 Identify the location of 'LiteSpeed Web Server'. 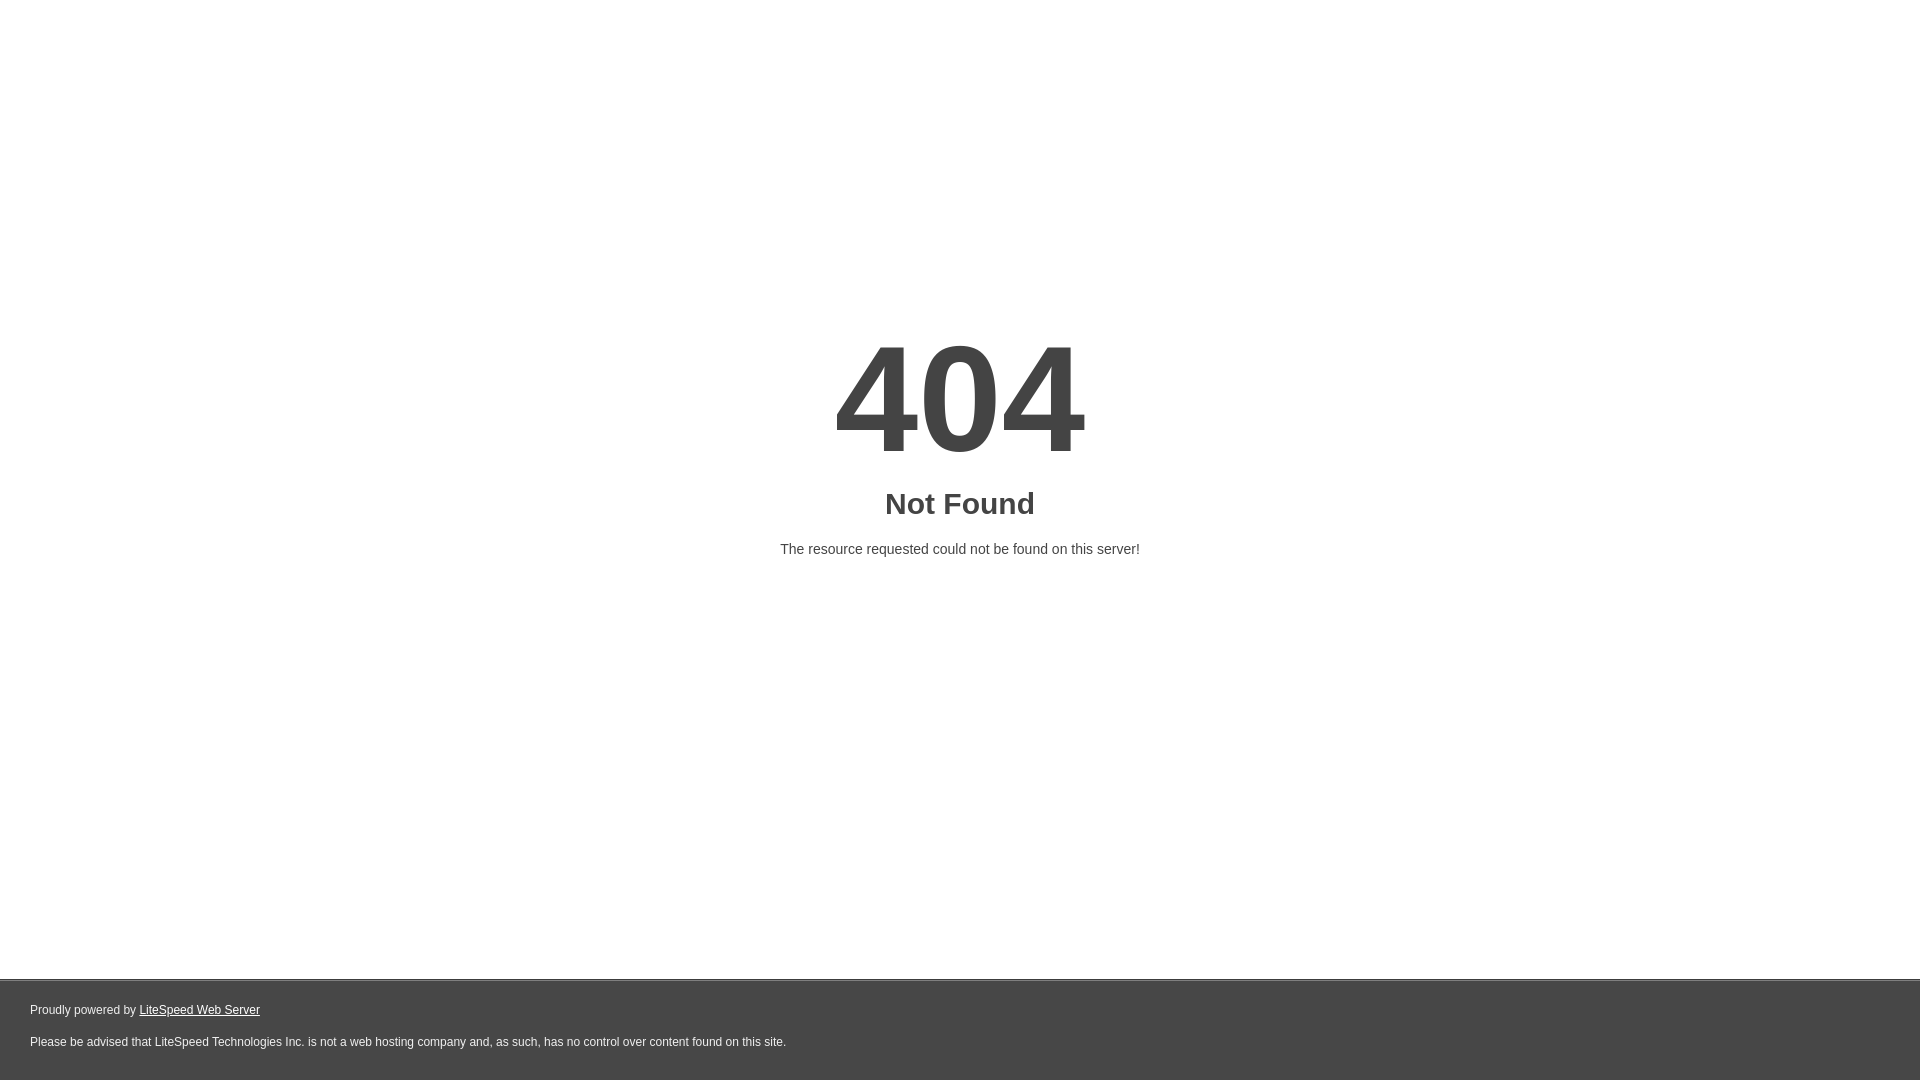
(199, 1010).